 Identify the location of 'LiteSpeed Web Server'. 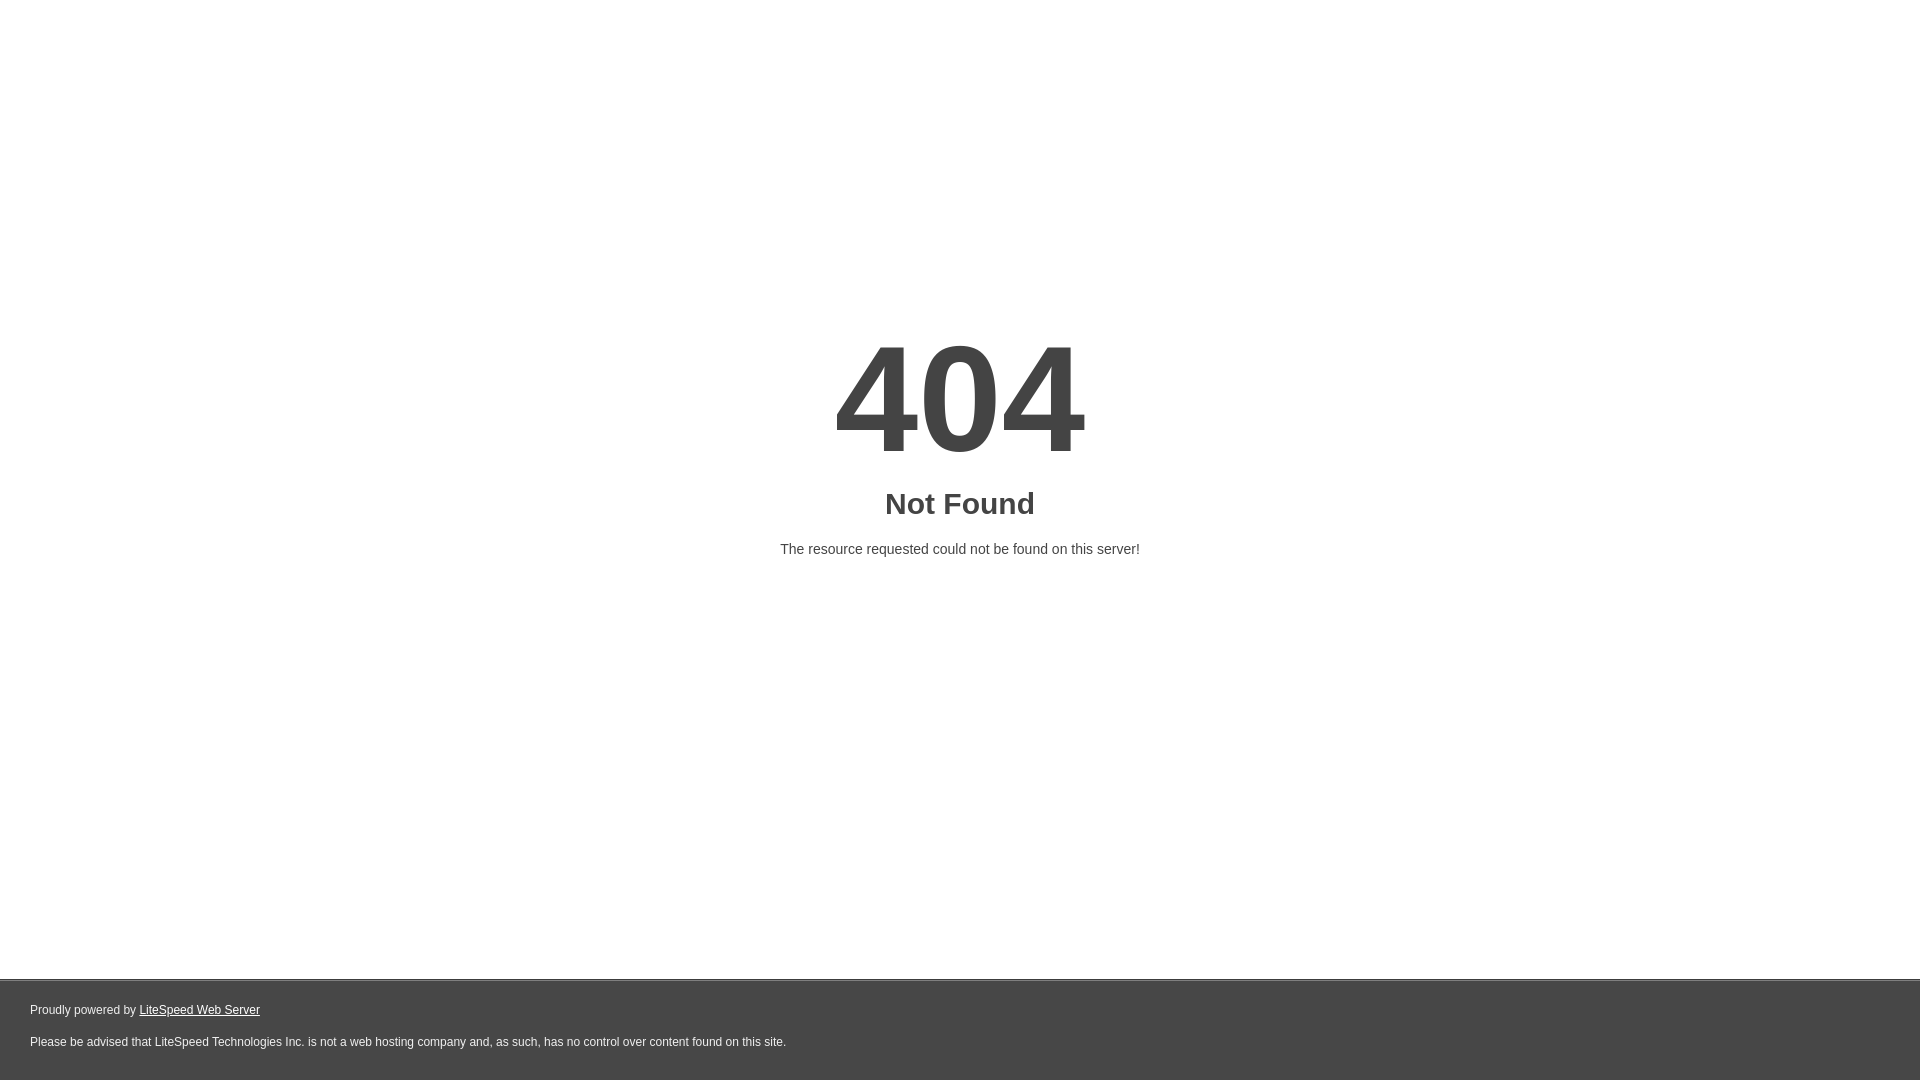
(199, 1010).